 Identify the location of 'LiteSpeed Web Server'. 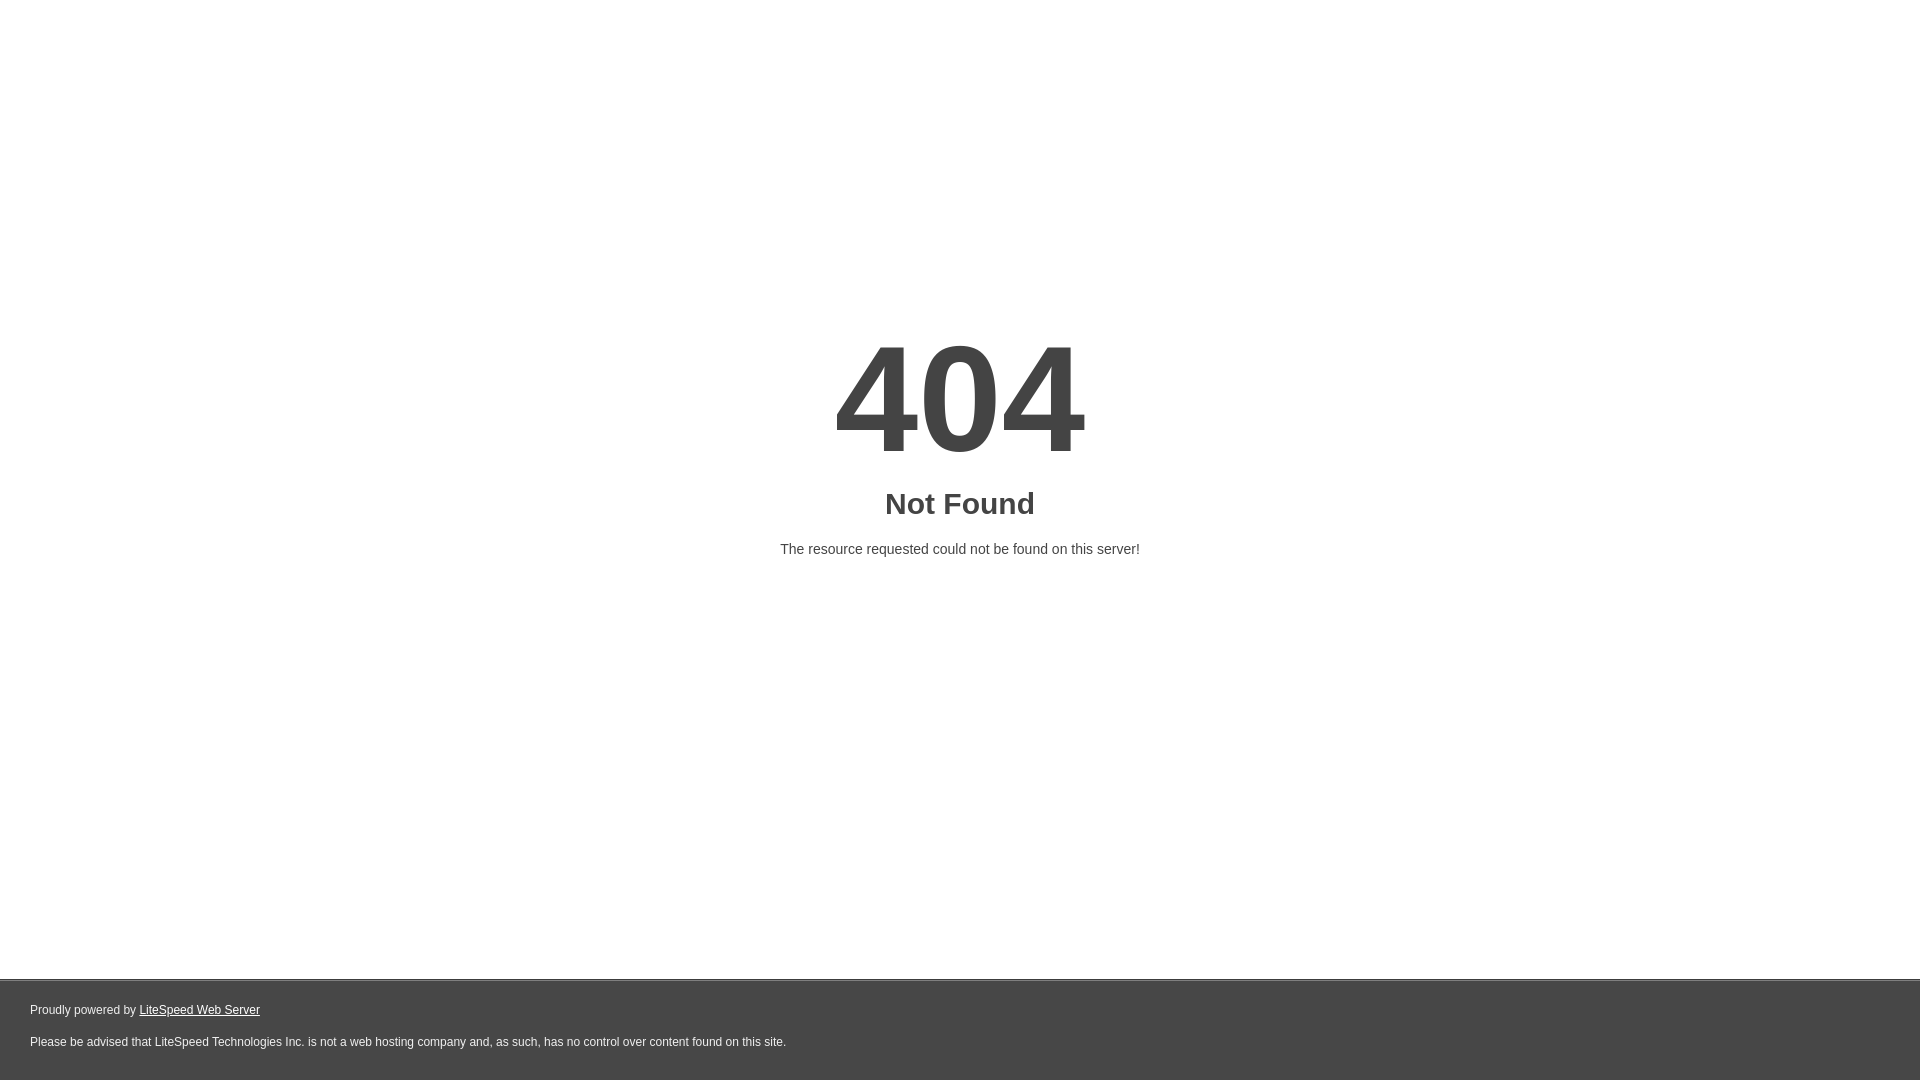
(199, 1010).